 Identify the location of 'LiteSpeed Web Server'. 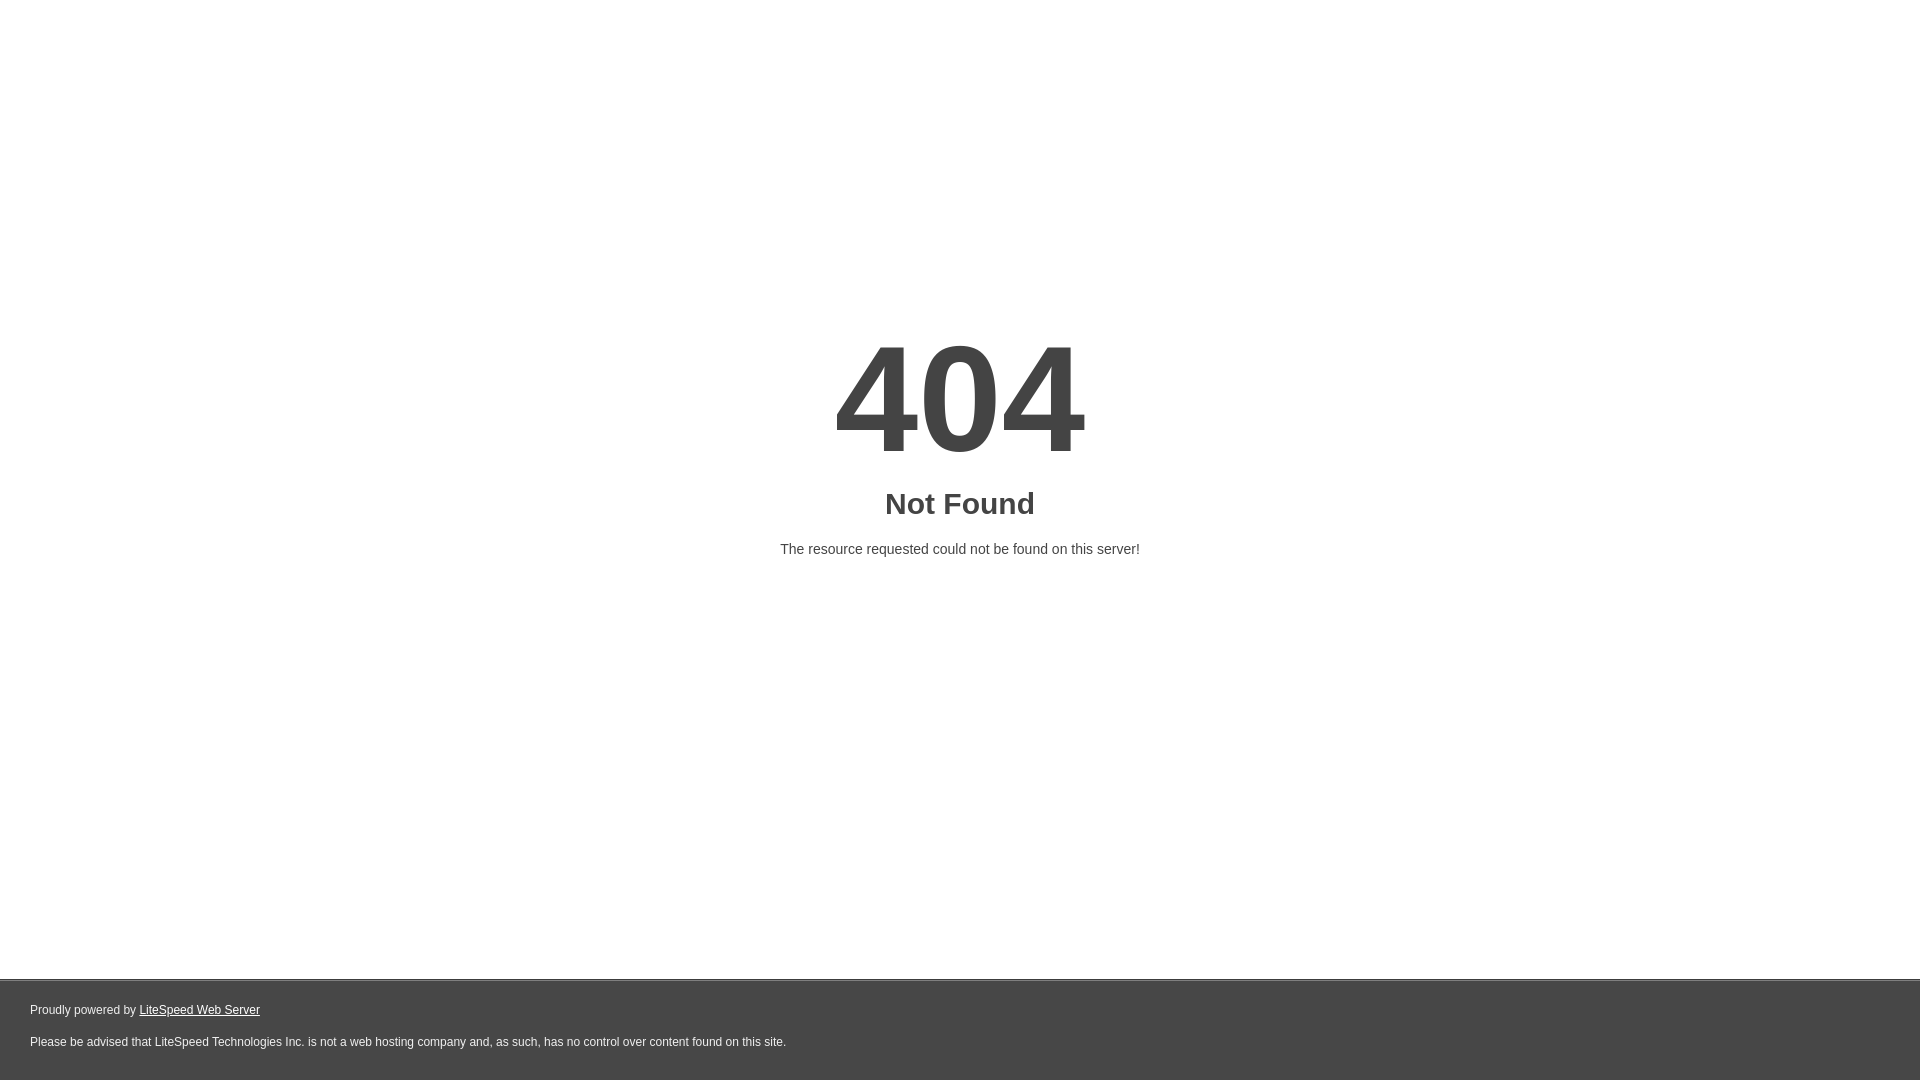
(199, 1010).